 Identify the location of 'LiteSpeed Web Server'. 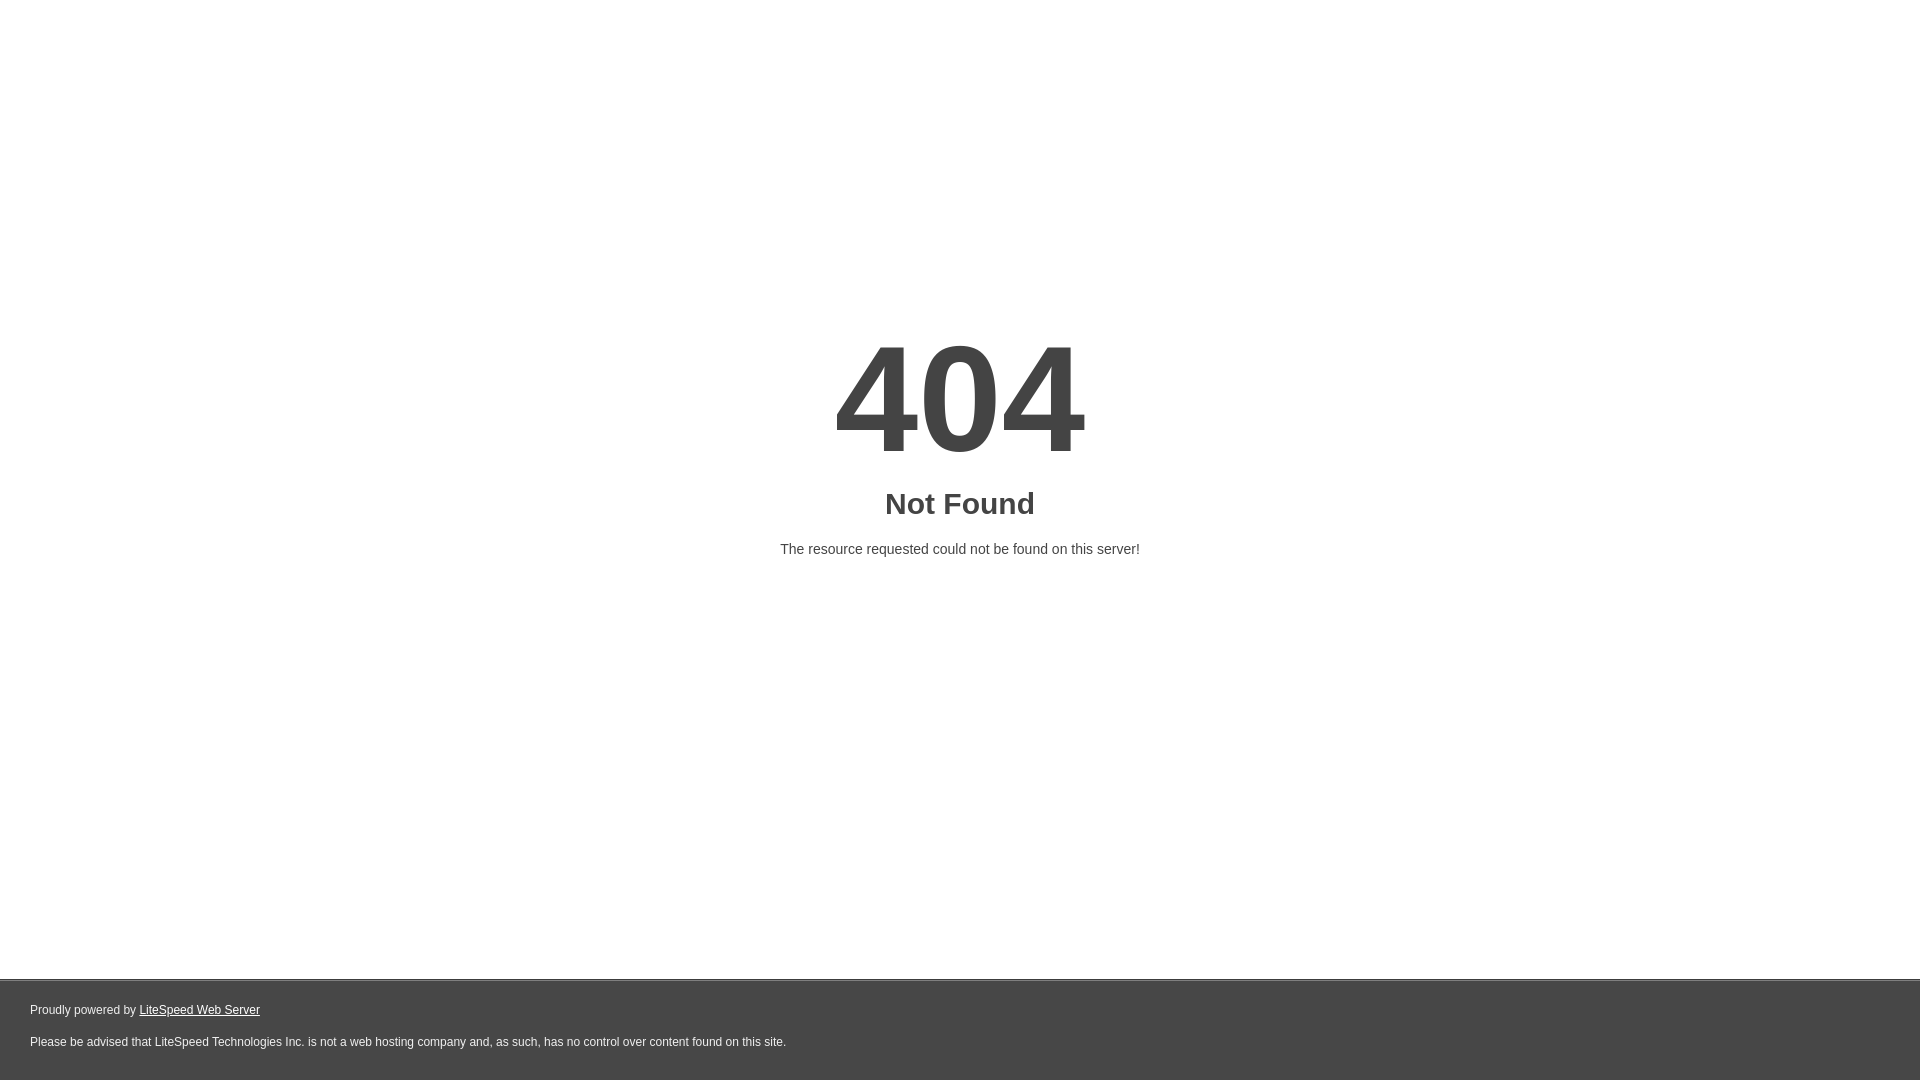
(199, 1010).